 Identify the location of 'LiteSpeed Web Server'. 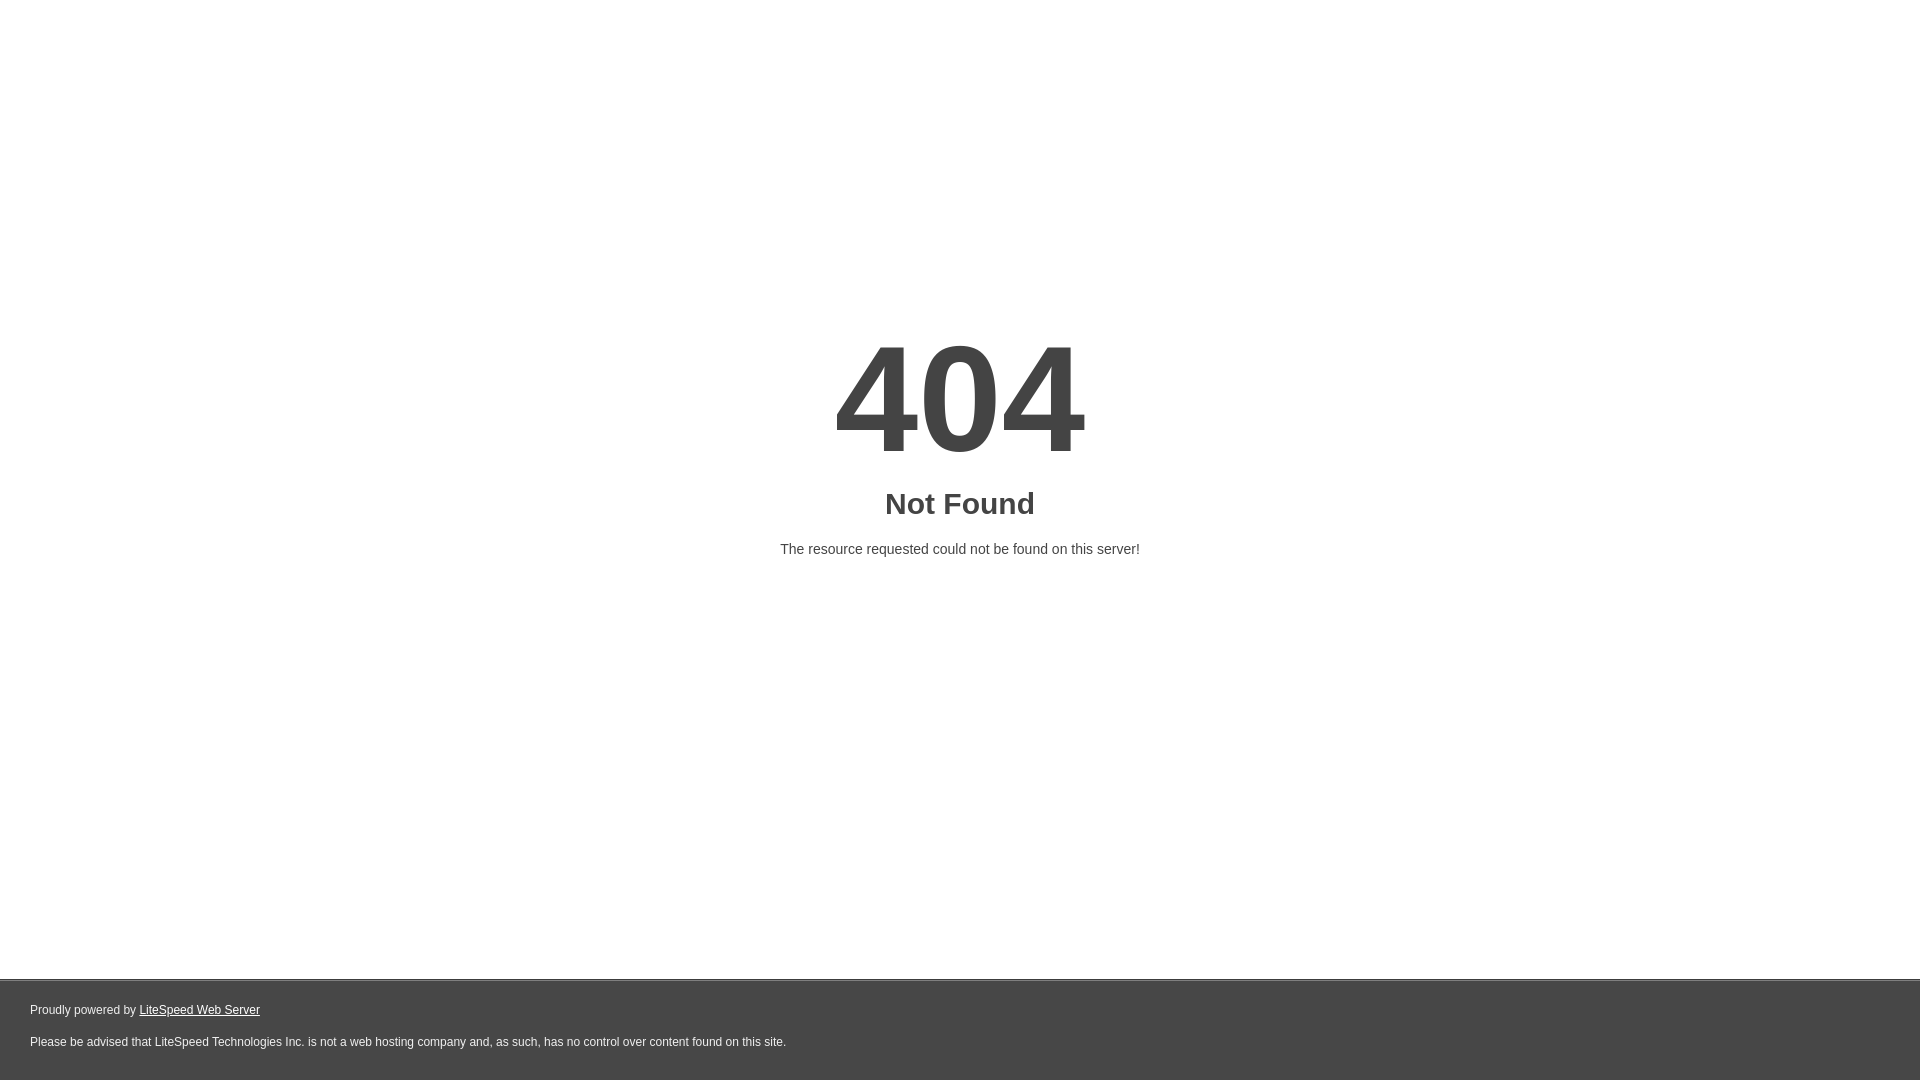
(199, 1010).